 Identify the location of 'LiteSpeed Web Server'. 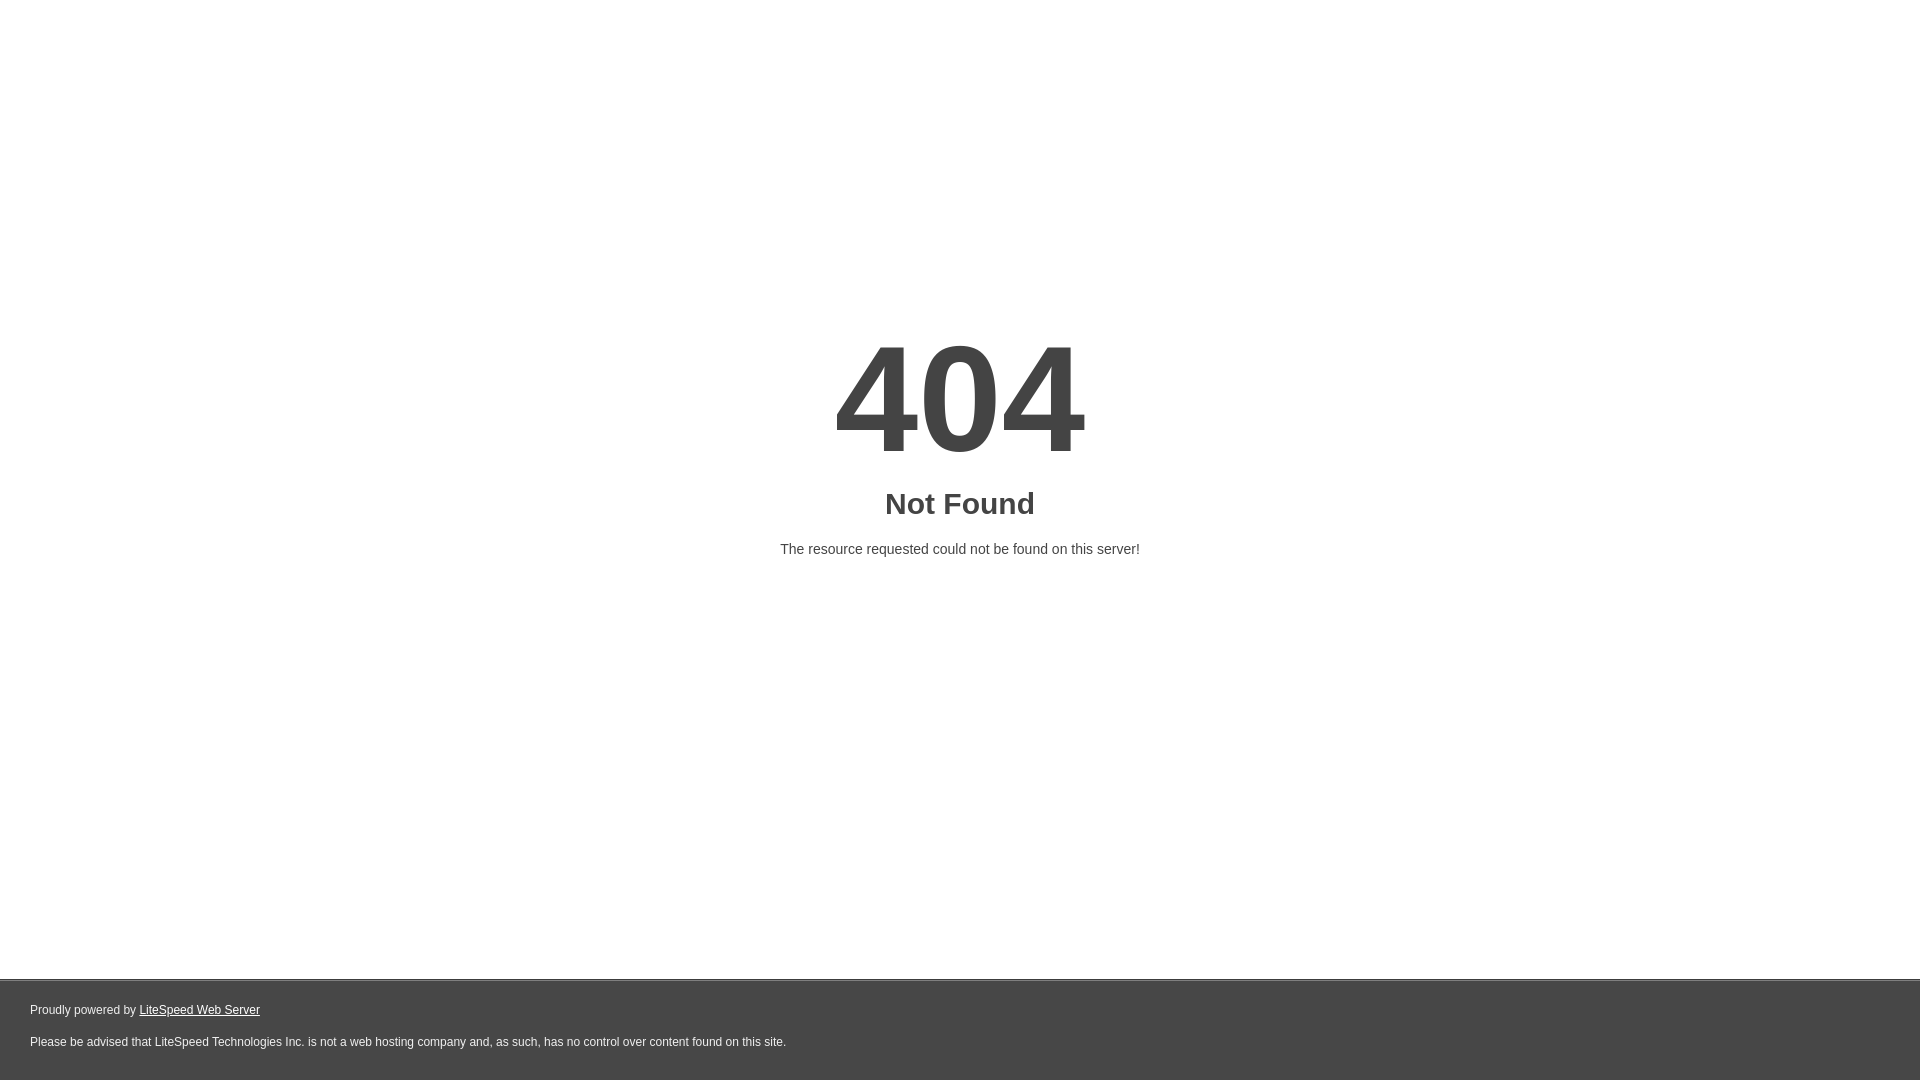
(199, 1010).